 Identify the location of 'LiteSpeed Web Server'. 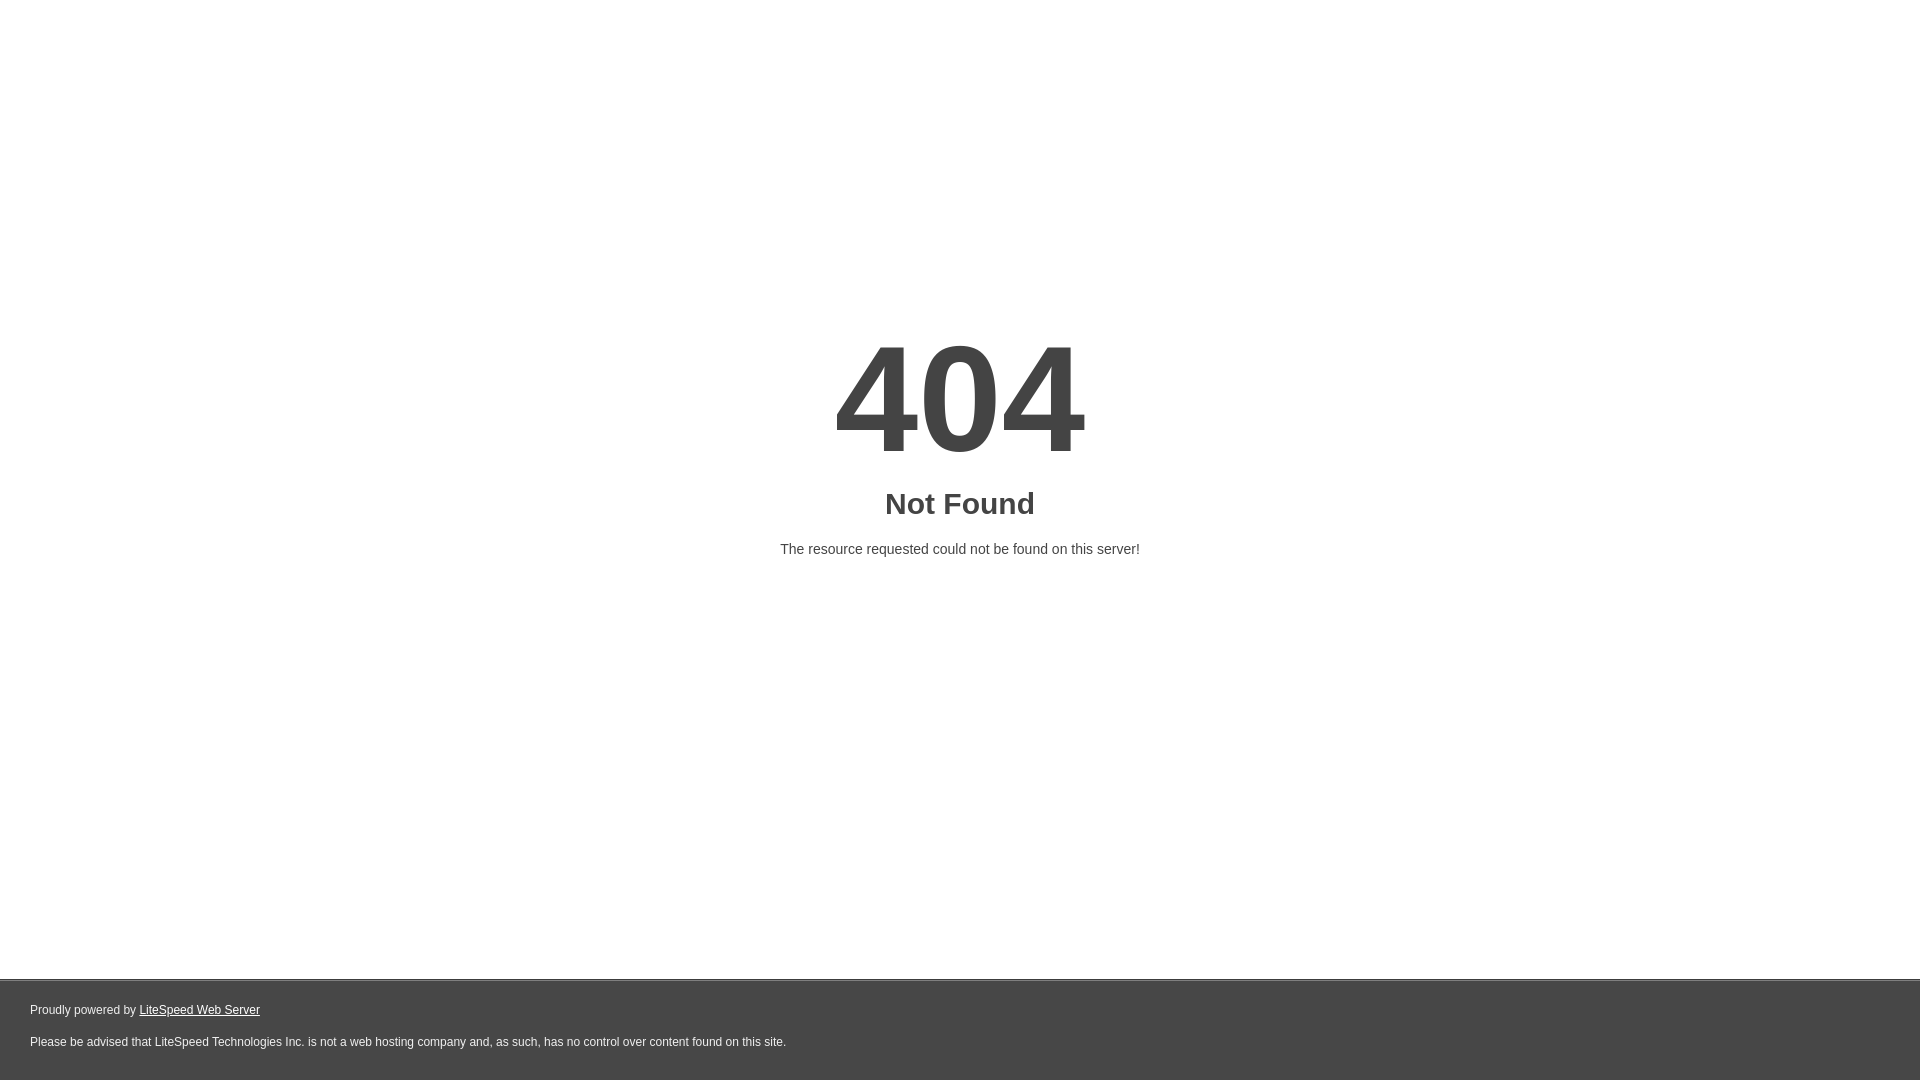
(199, 1010).